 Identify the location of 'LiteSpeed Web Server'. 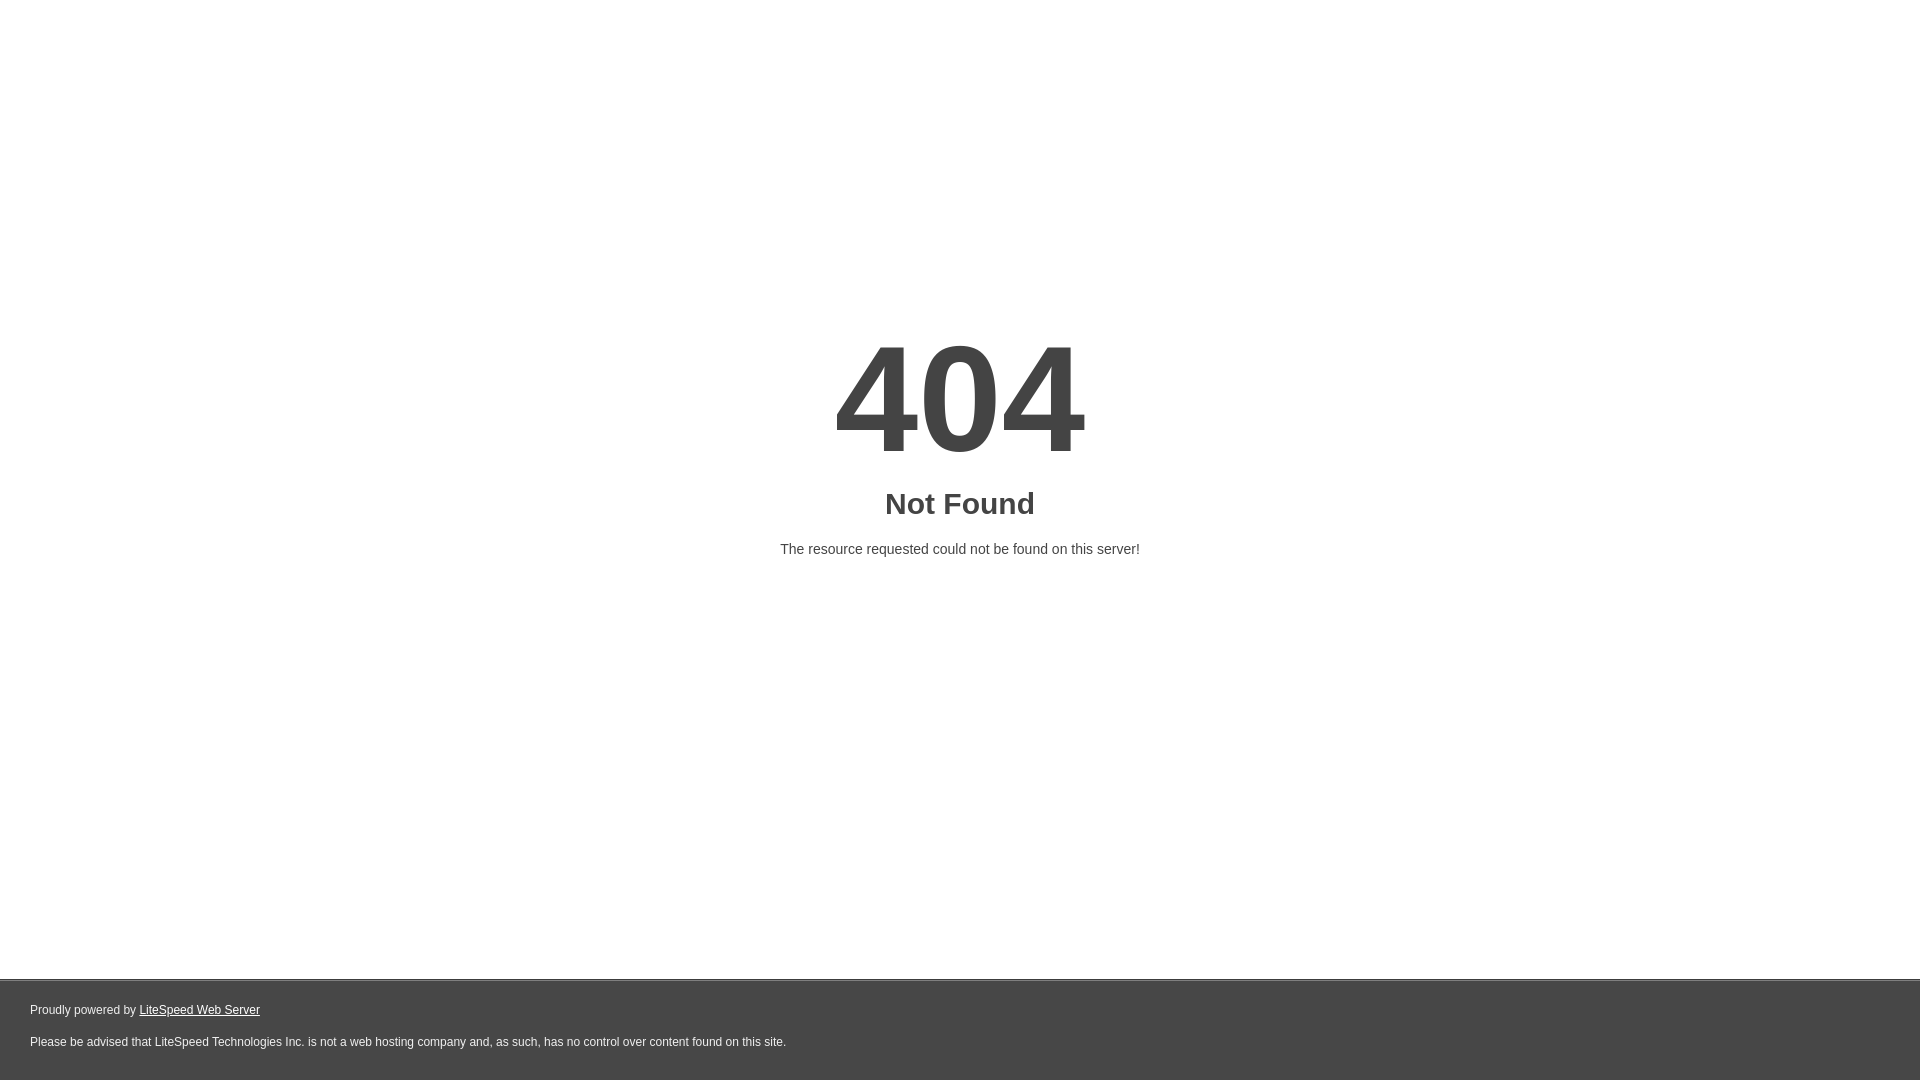
(199, 1010).